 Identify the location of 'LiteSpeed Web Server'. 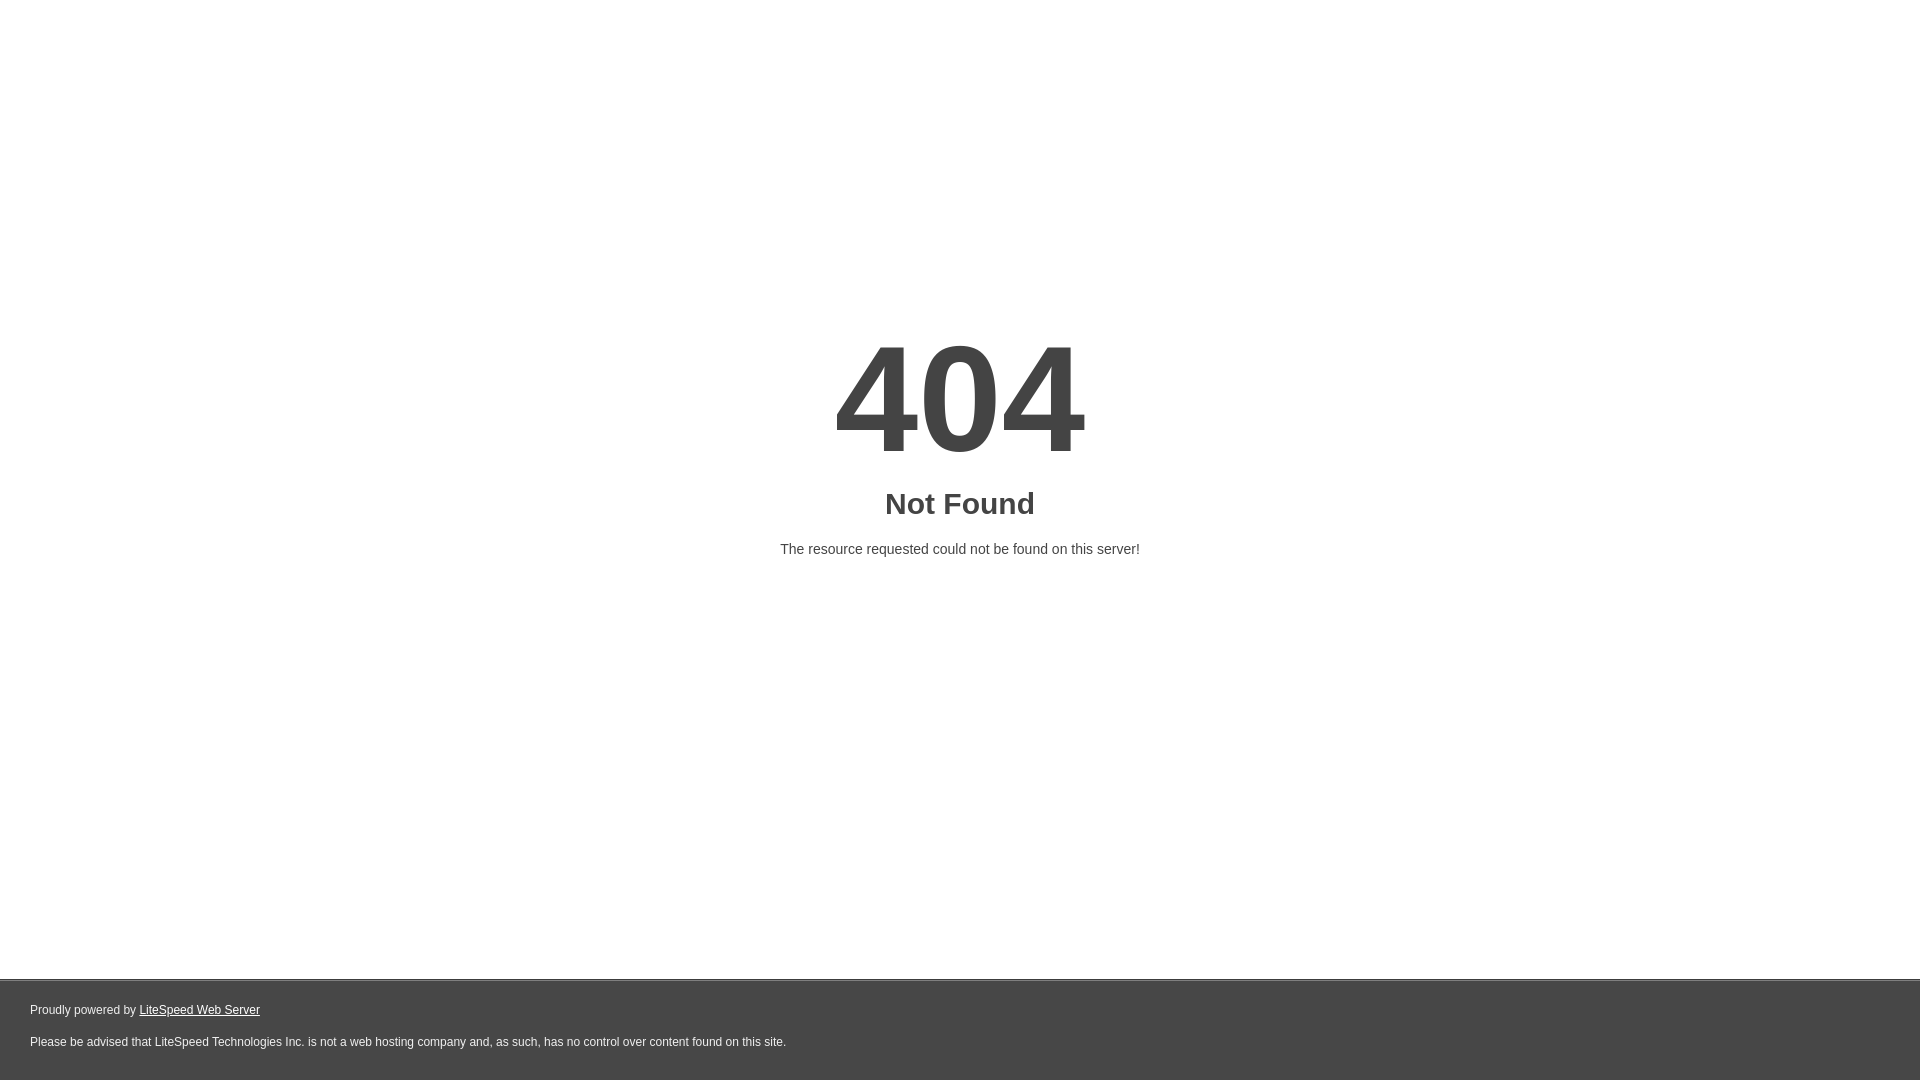
(199, 1010).